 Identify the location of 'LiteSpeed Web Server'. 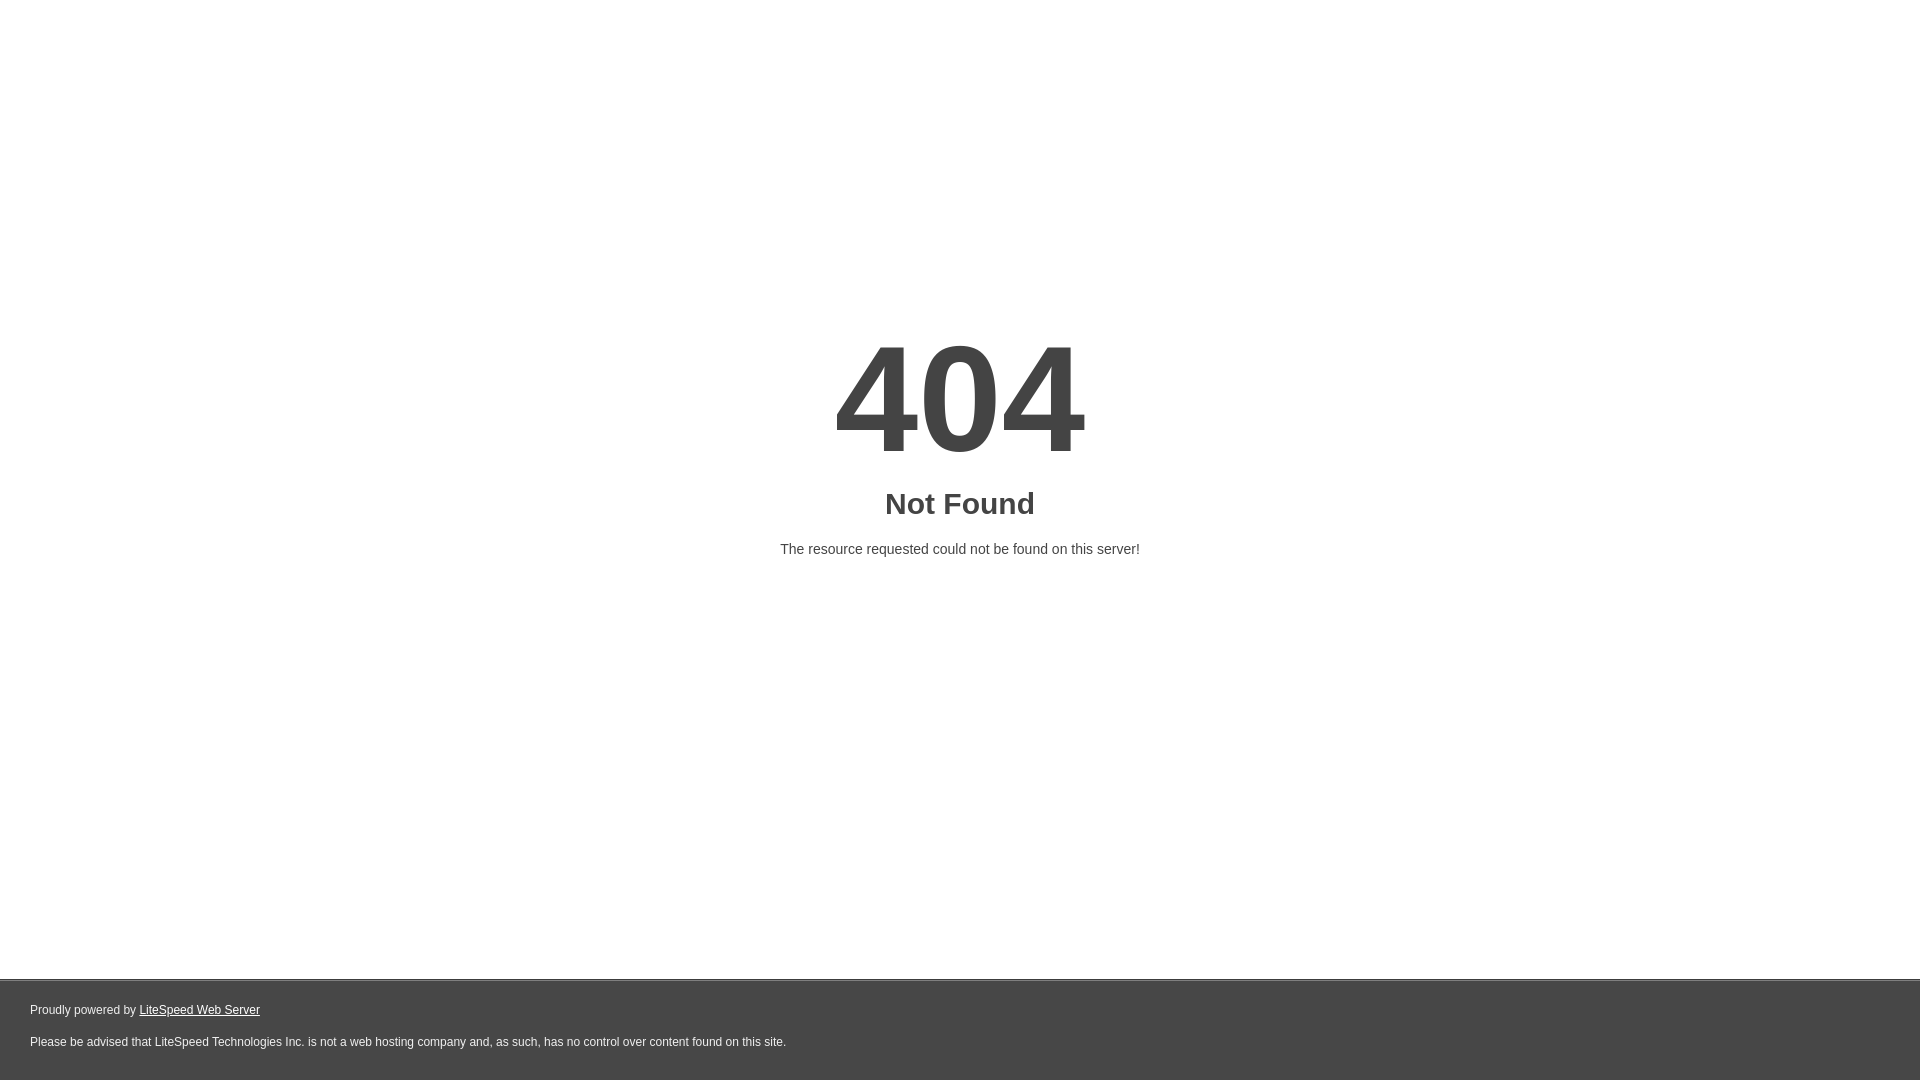
(199, 1010).